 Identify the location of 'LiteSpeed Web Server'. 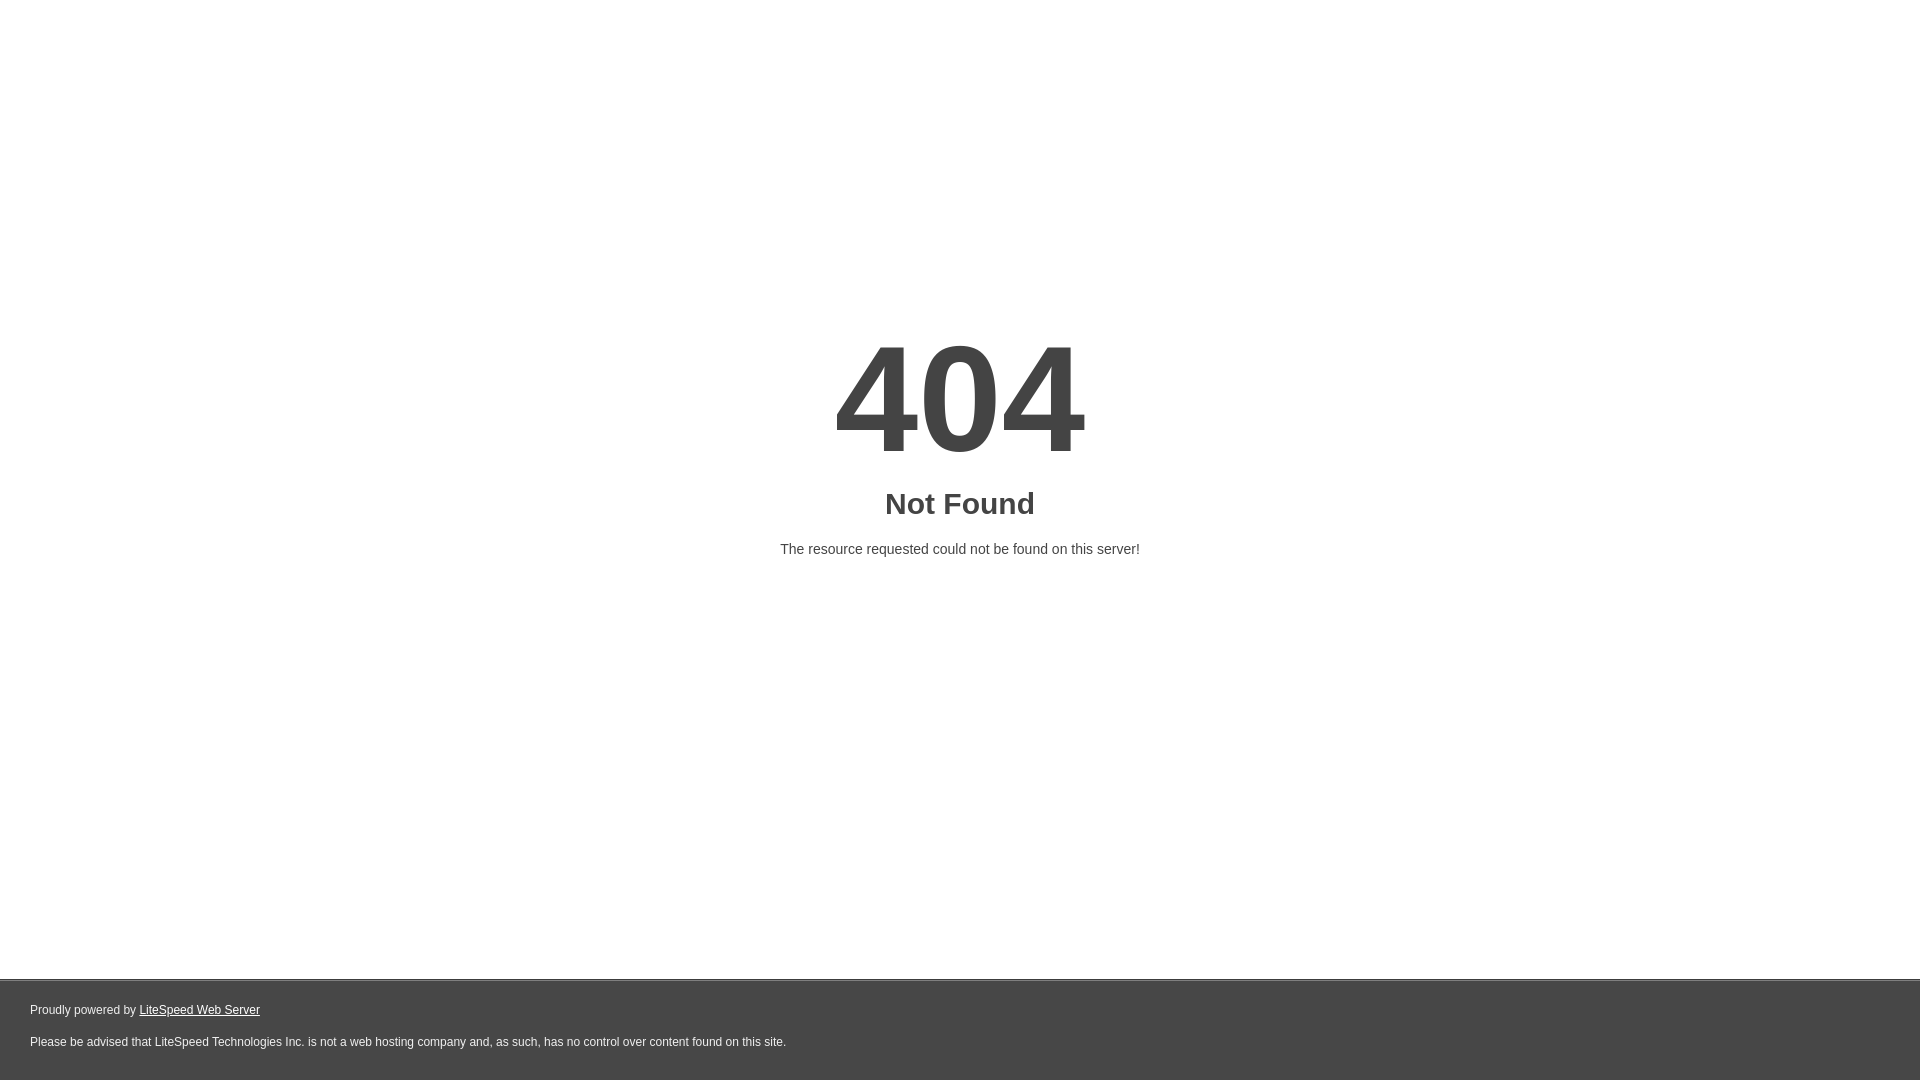
(199, 1010).